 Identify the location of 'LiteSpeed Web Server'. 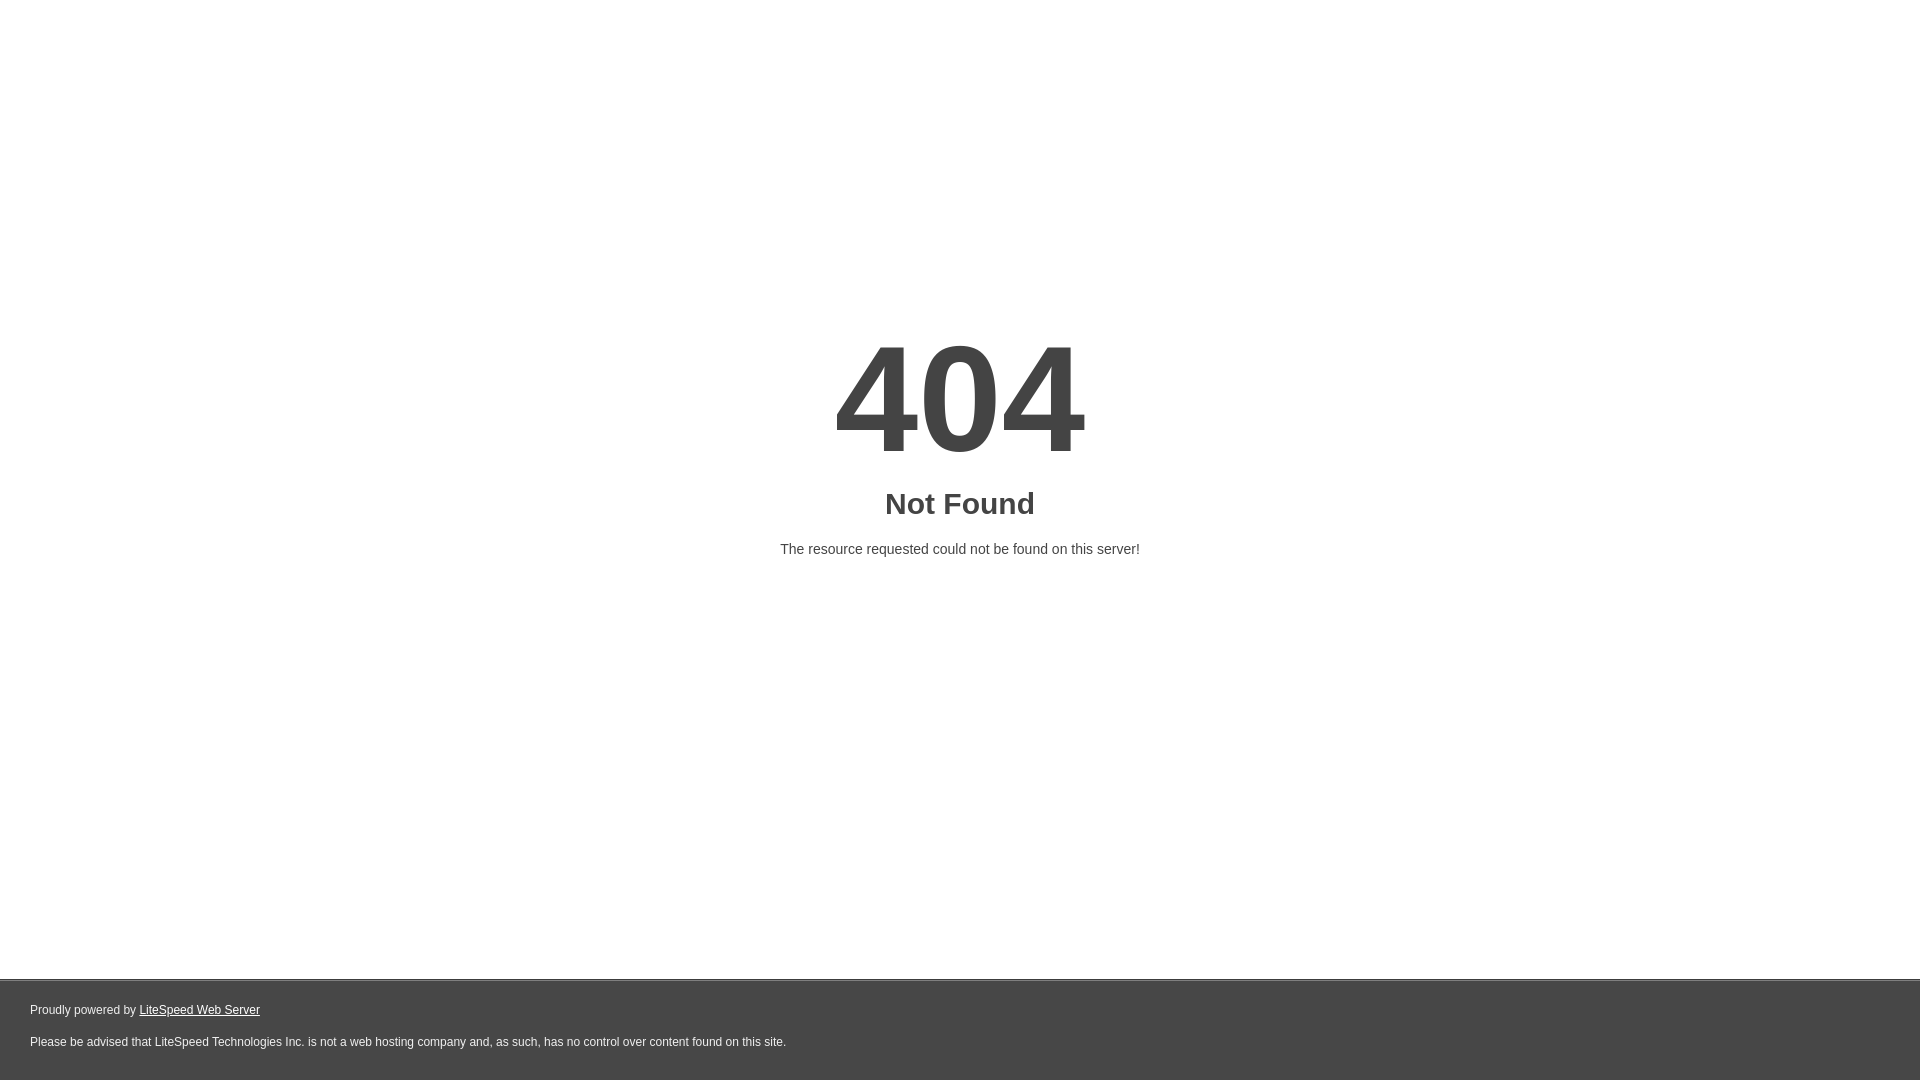
(199, 1010).